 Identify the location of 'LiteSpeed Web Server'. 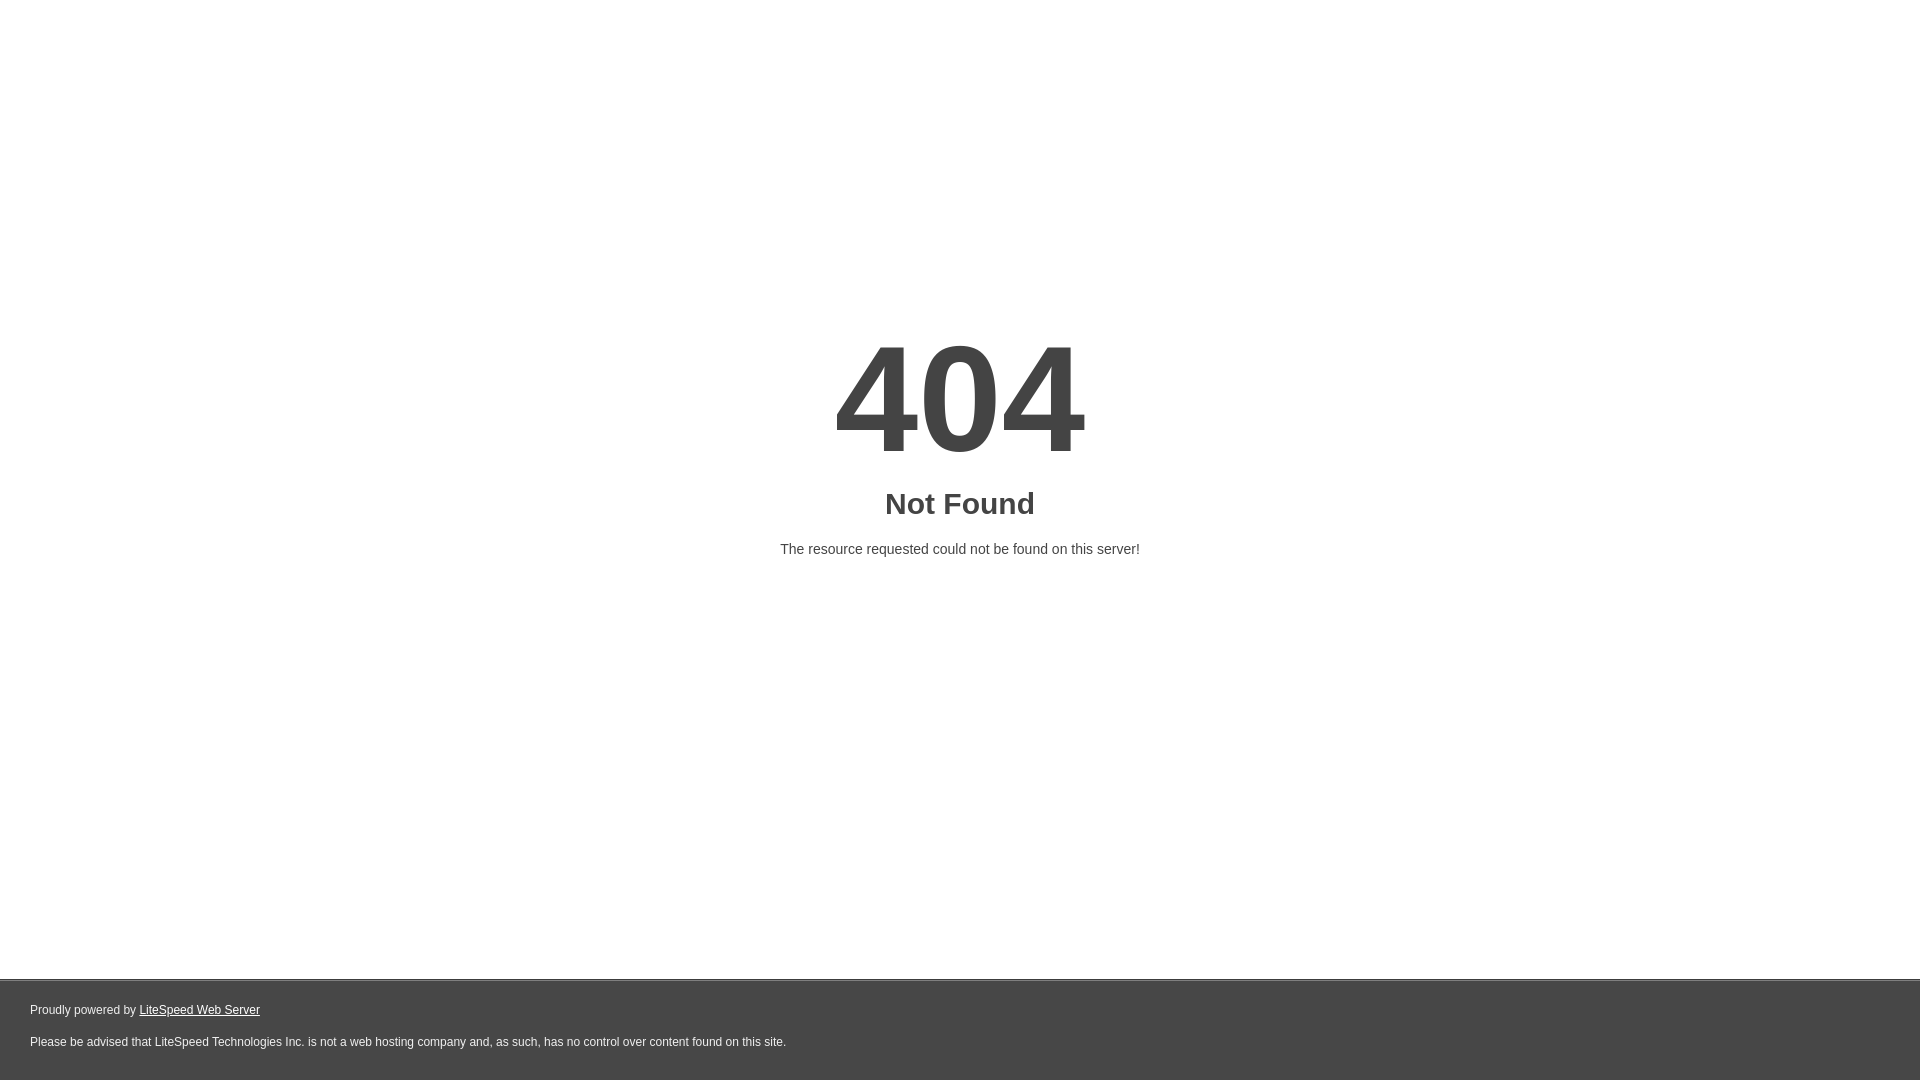
(199, 1010).